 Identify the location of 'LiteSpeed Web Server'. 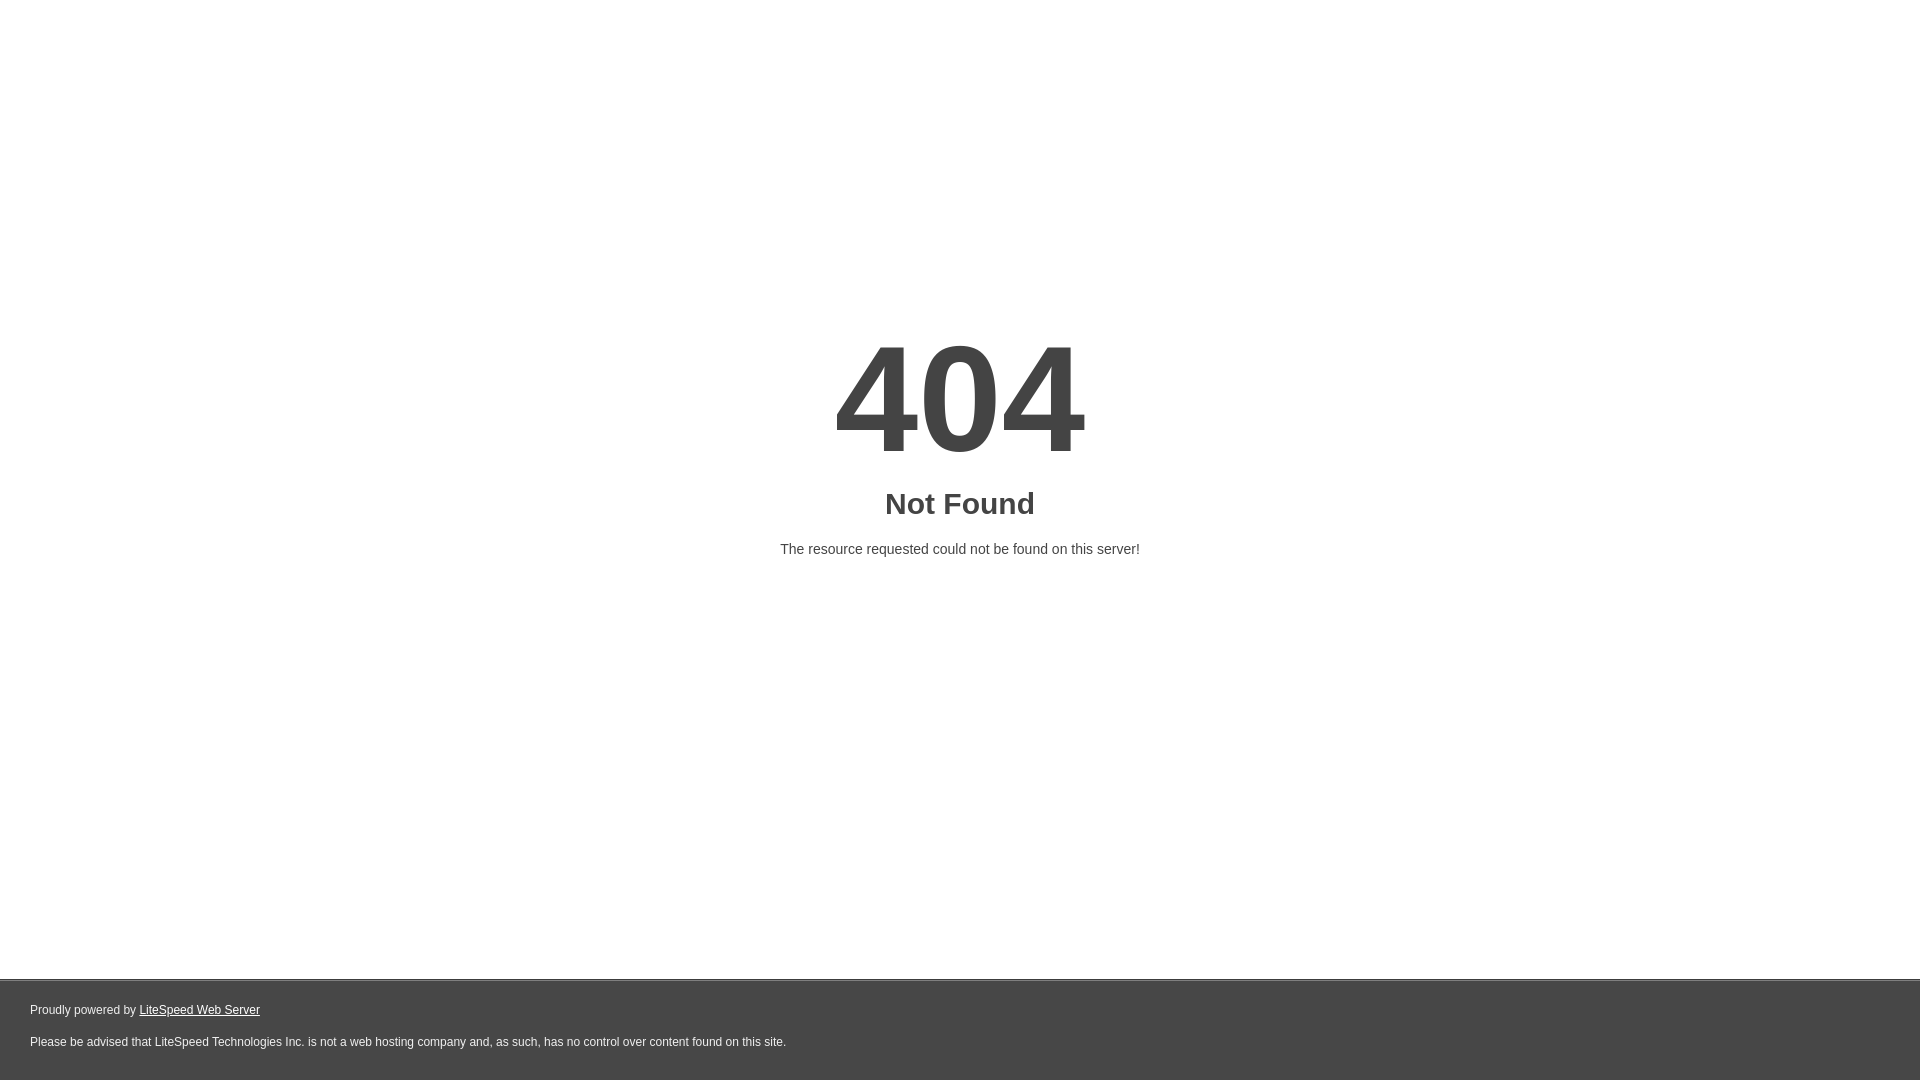
(199, 1010).